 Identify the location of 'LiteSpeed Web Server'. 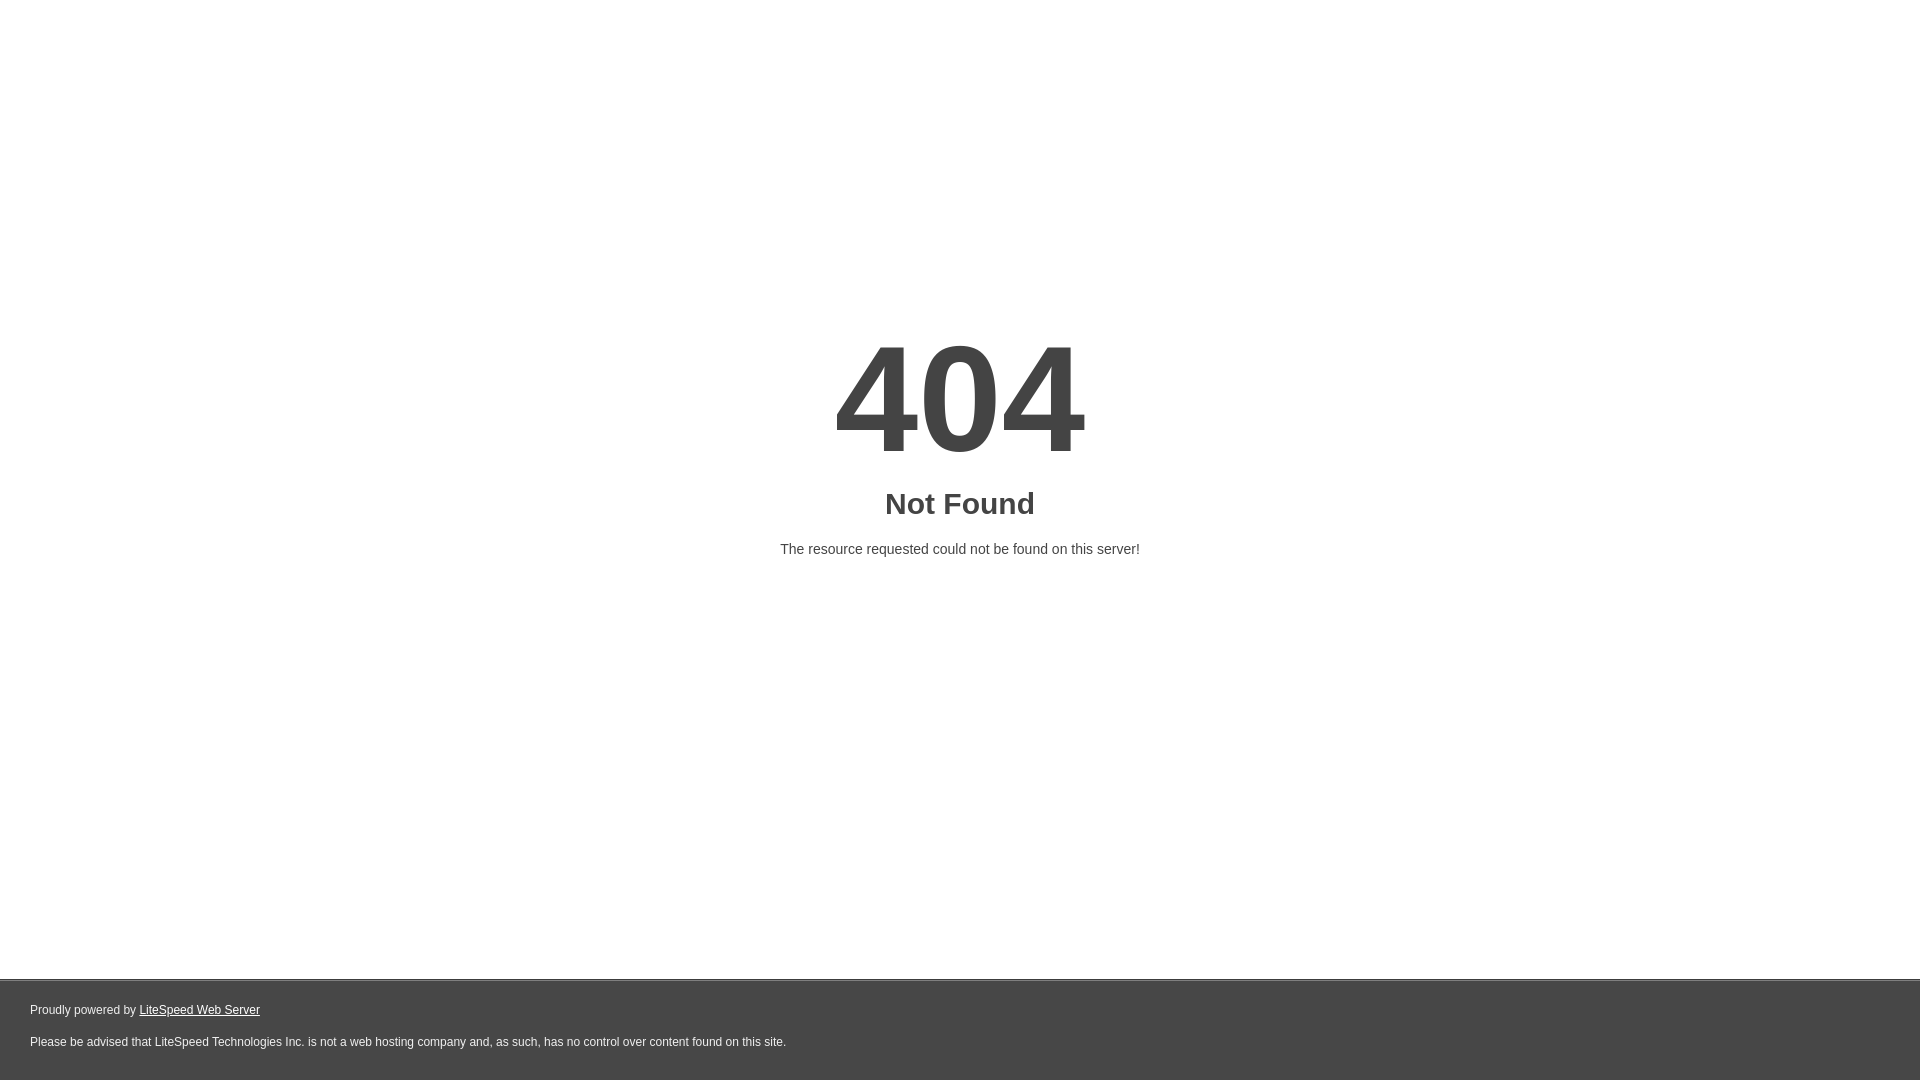
(199, 1010).